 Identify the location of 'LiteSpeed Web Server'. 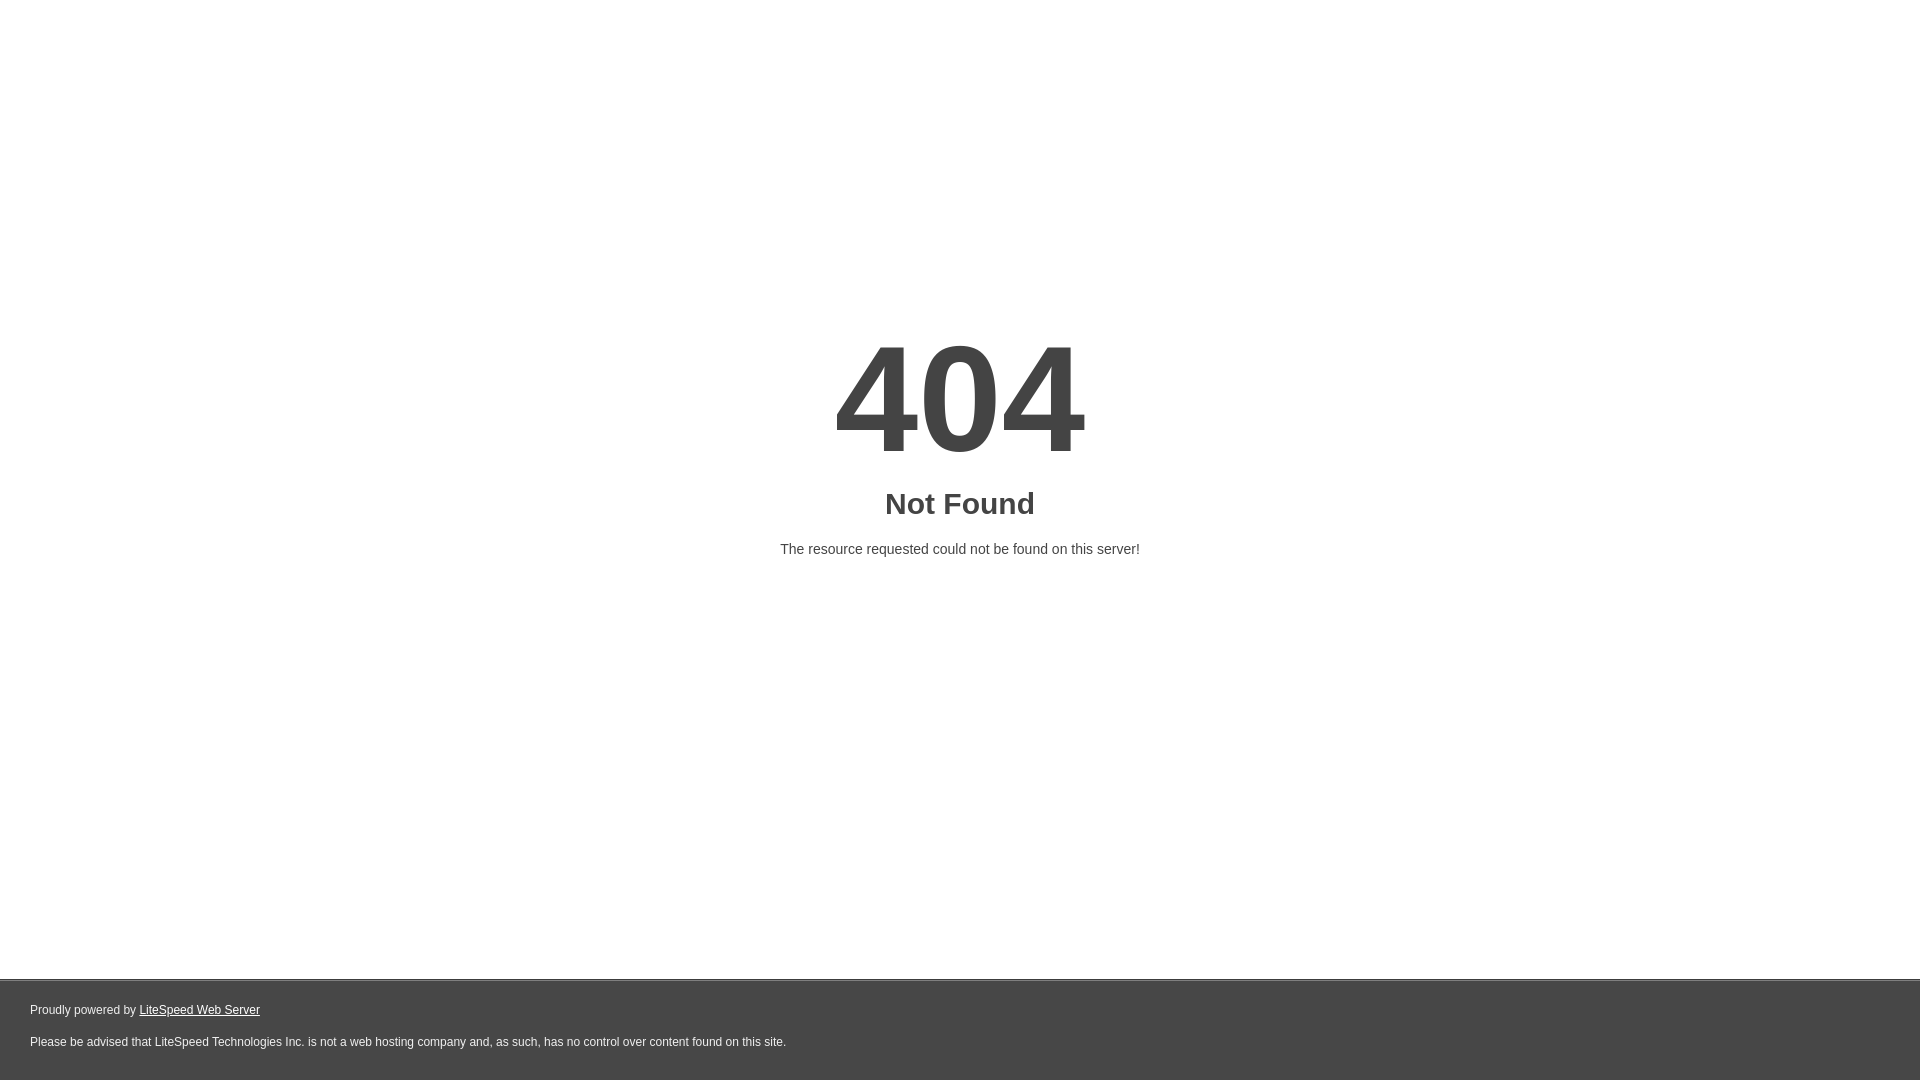
(199, 1010).